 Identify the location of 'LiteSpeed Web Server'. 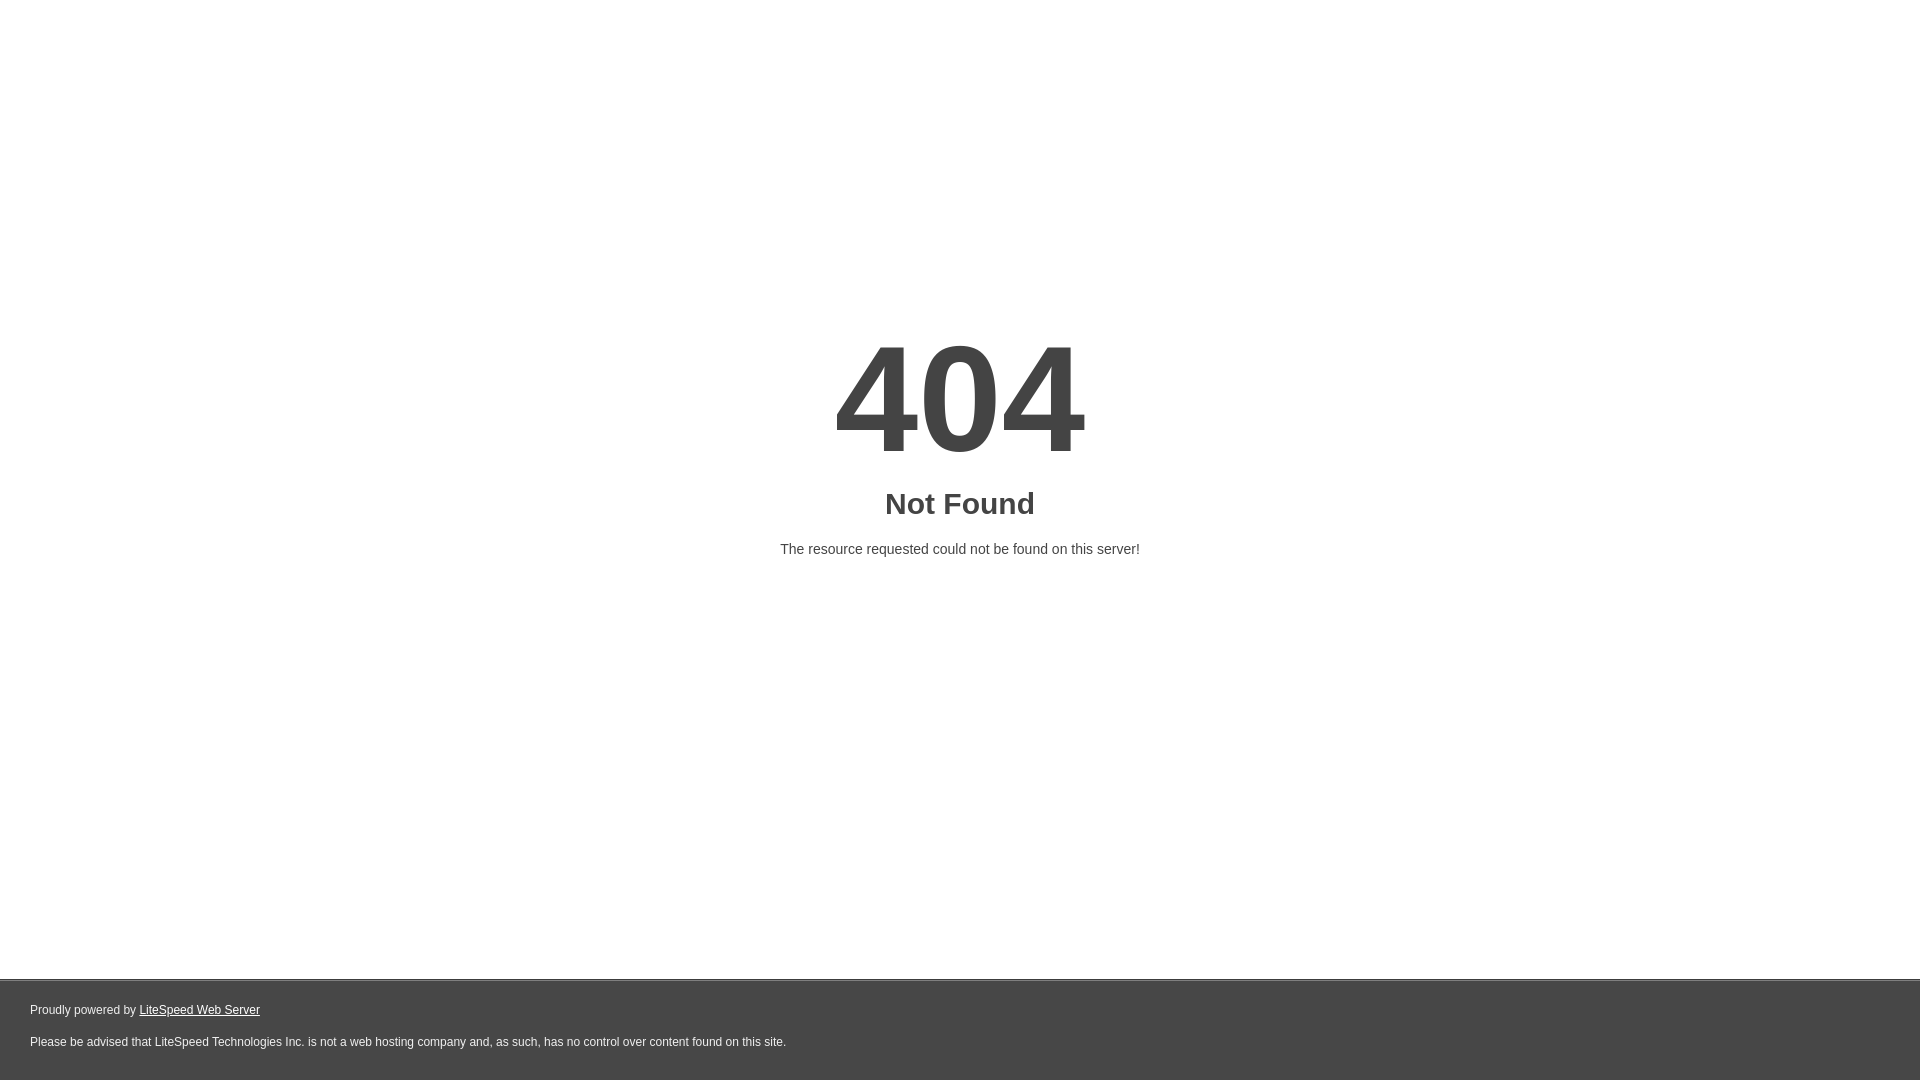
(199, 1010).